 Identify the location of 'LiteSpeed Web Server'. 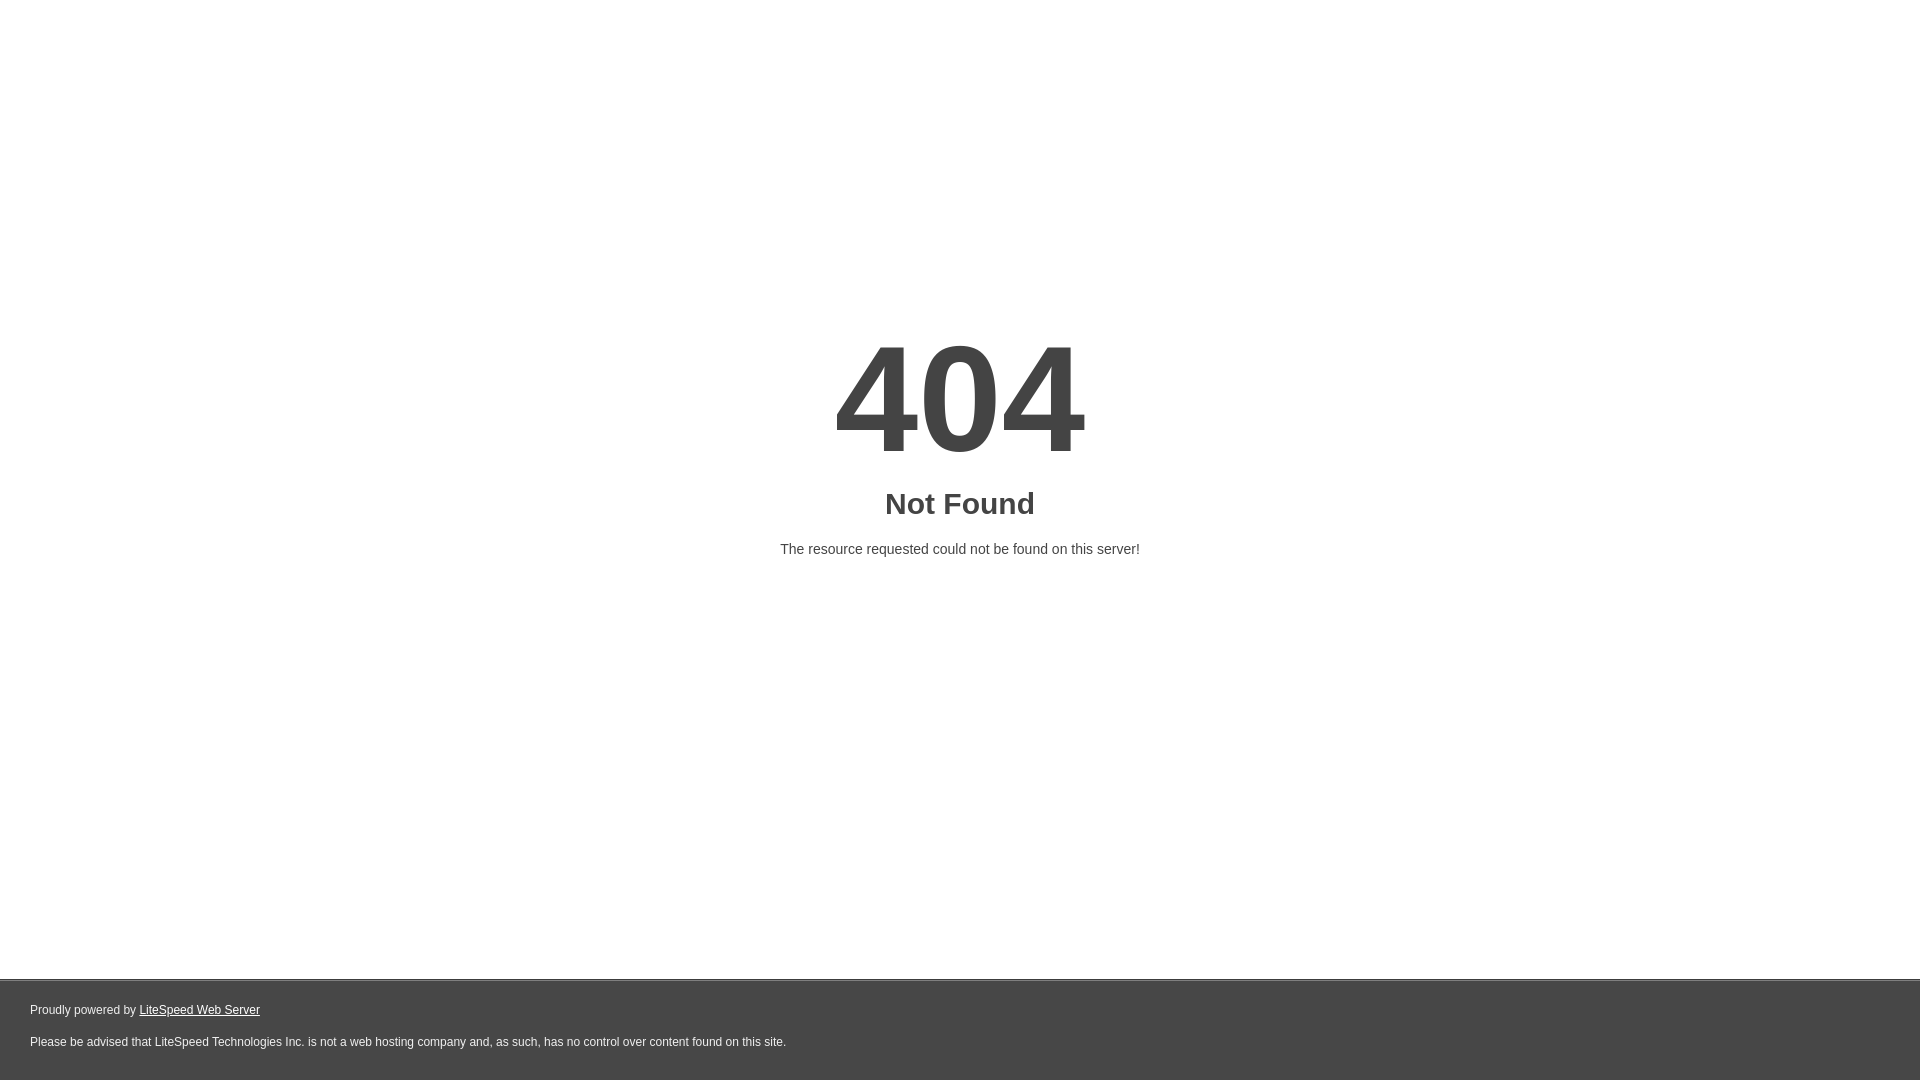
(199, 1010).